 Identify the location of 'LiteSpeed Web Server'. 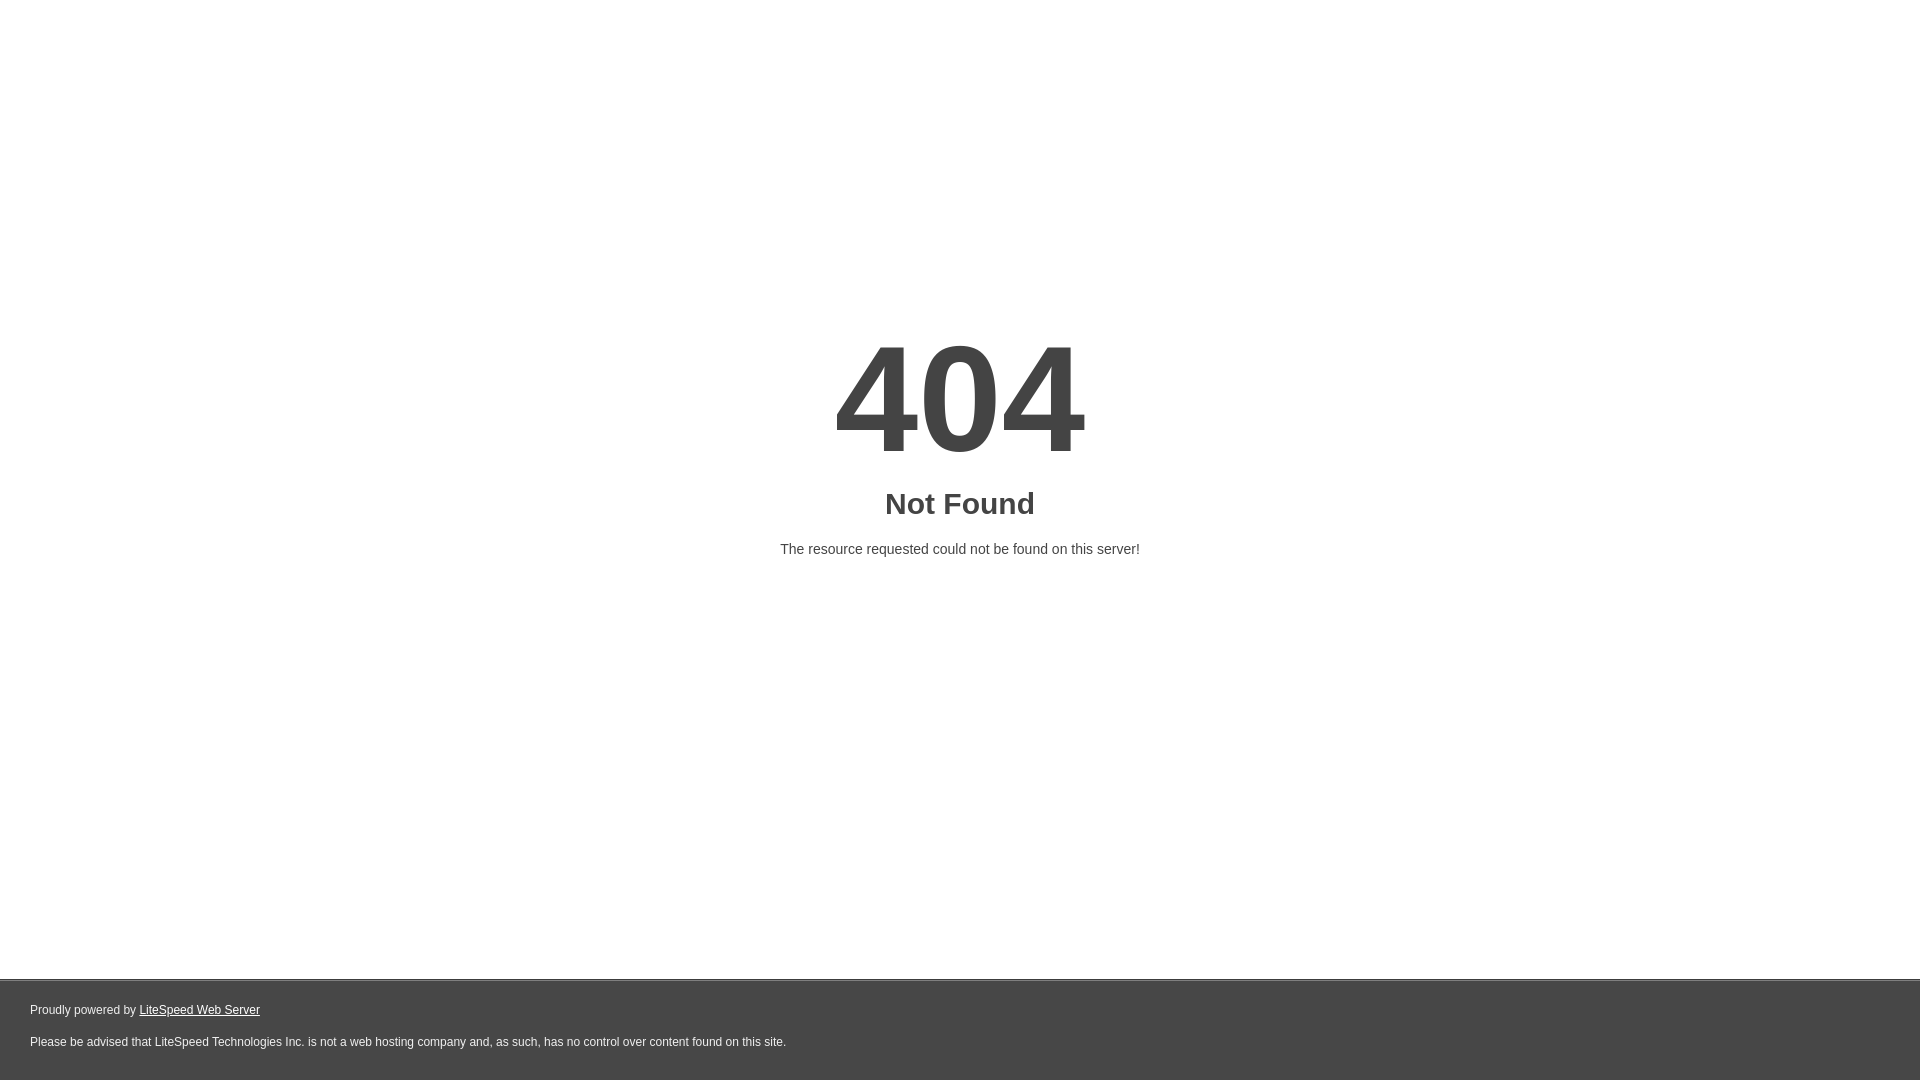
(199, 1010).